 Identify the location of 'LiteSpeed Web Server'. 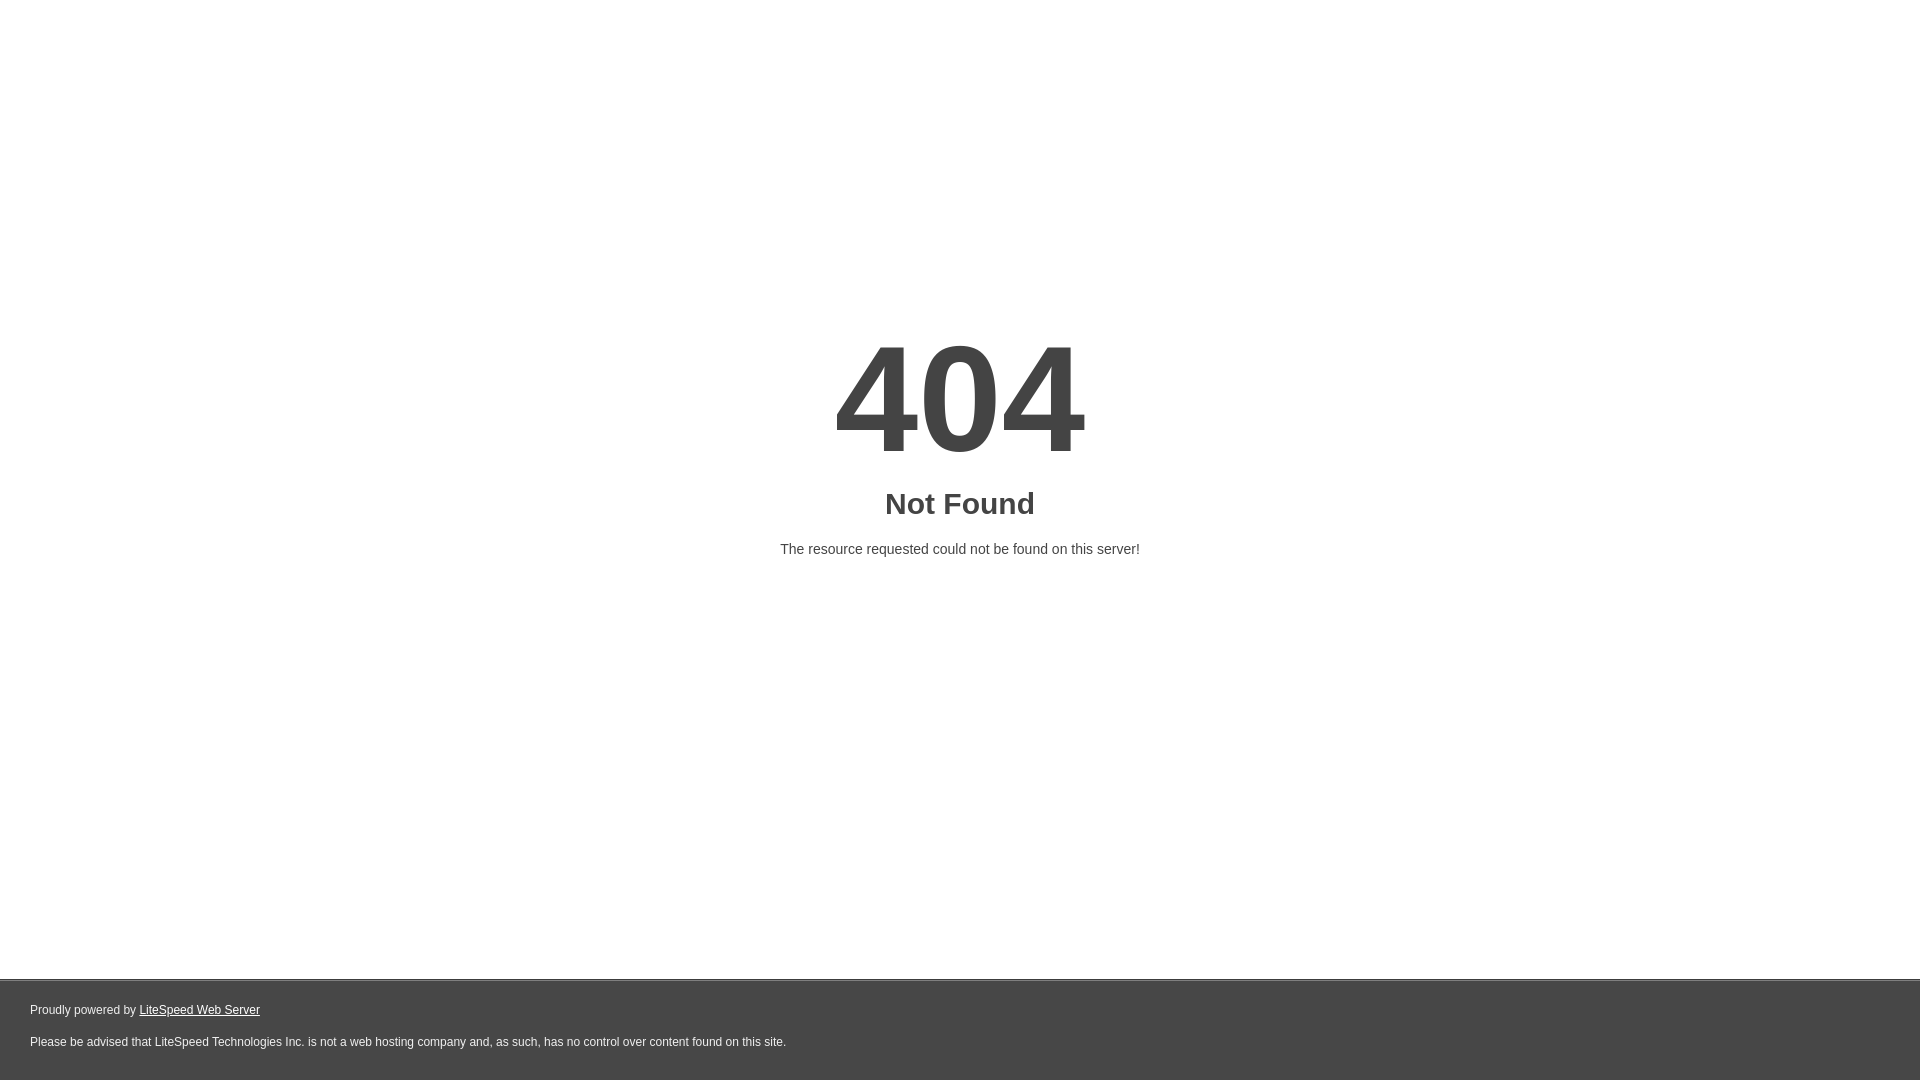
(199, 1010).